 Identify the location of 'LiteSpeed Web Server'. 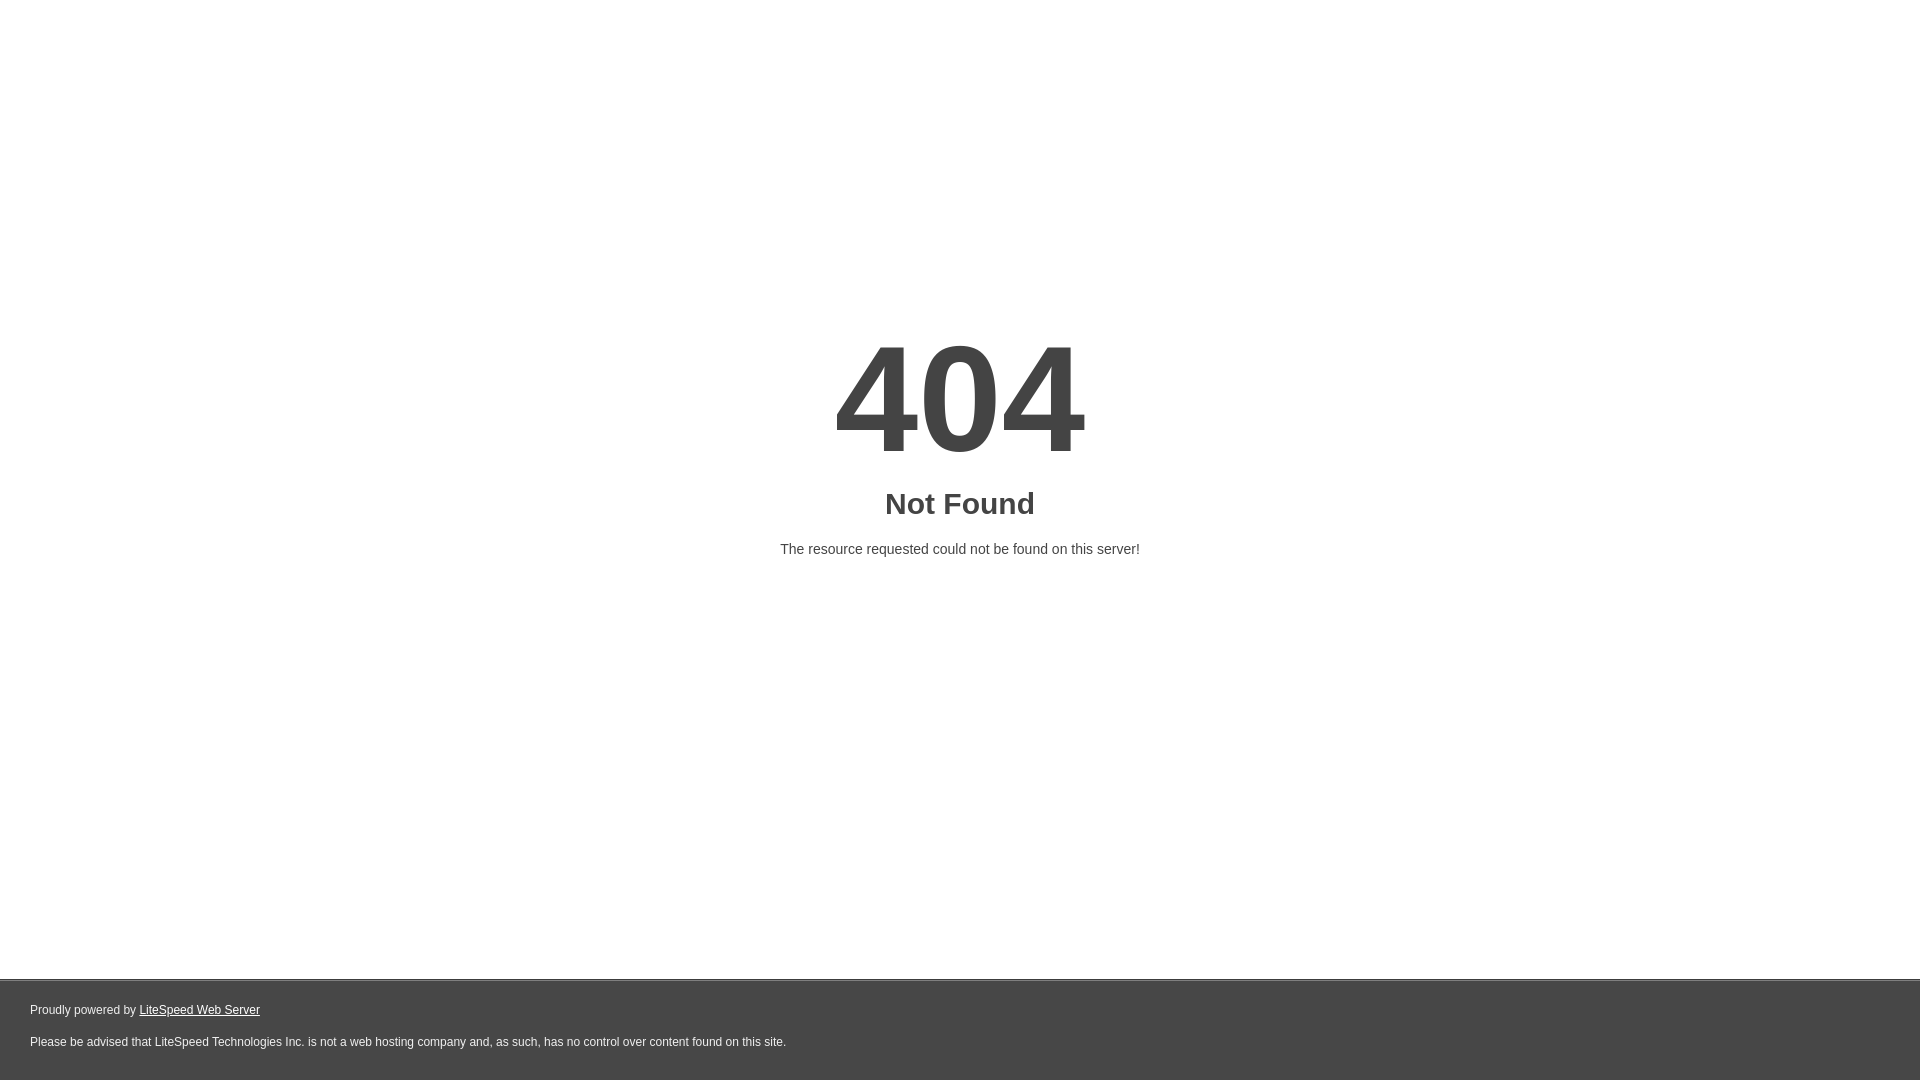
(199, 1010).